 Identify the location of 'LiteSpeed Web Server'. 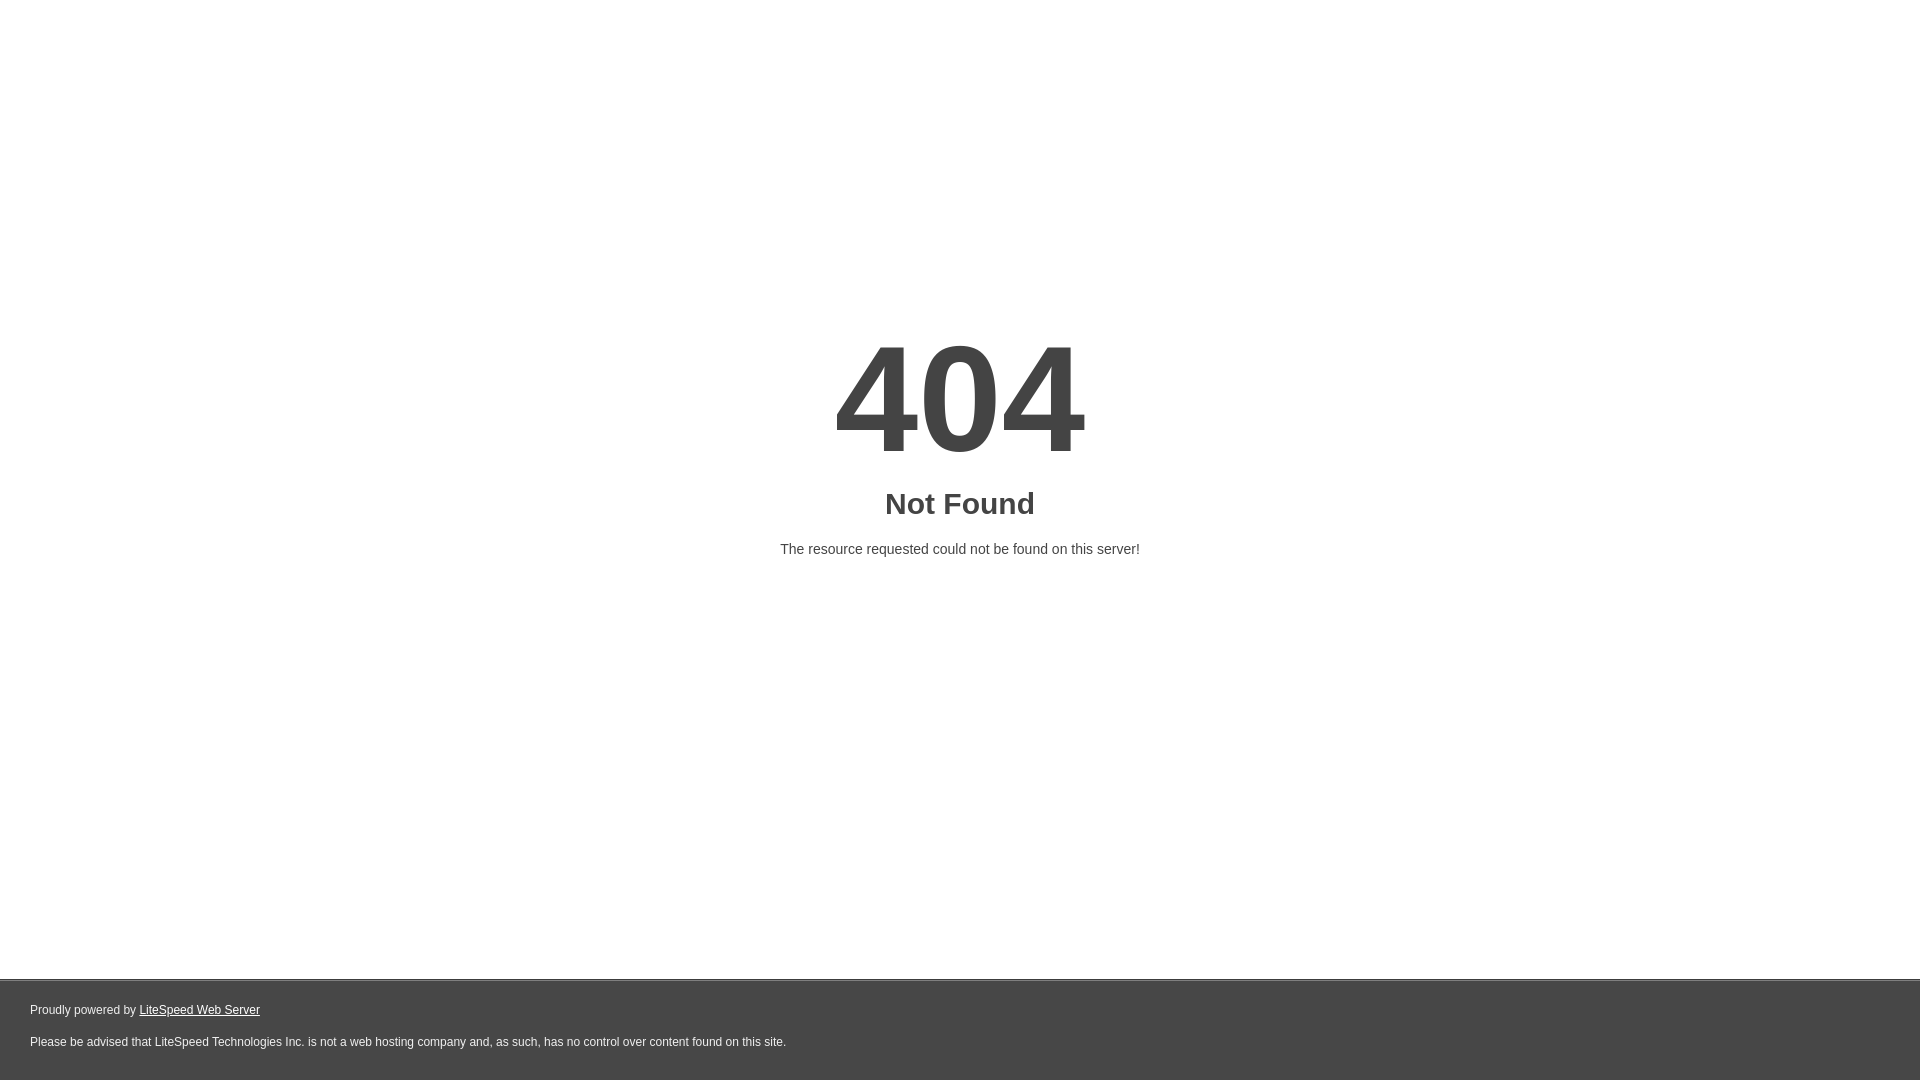
(199, 1010).